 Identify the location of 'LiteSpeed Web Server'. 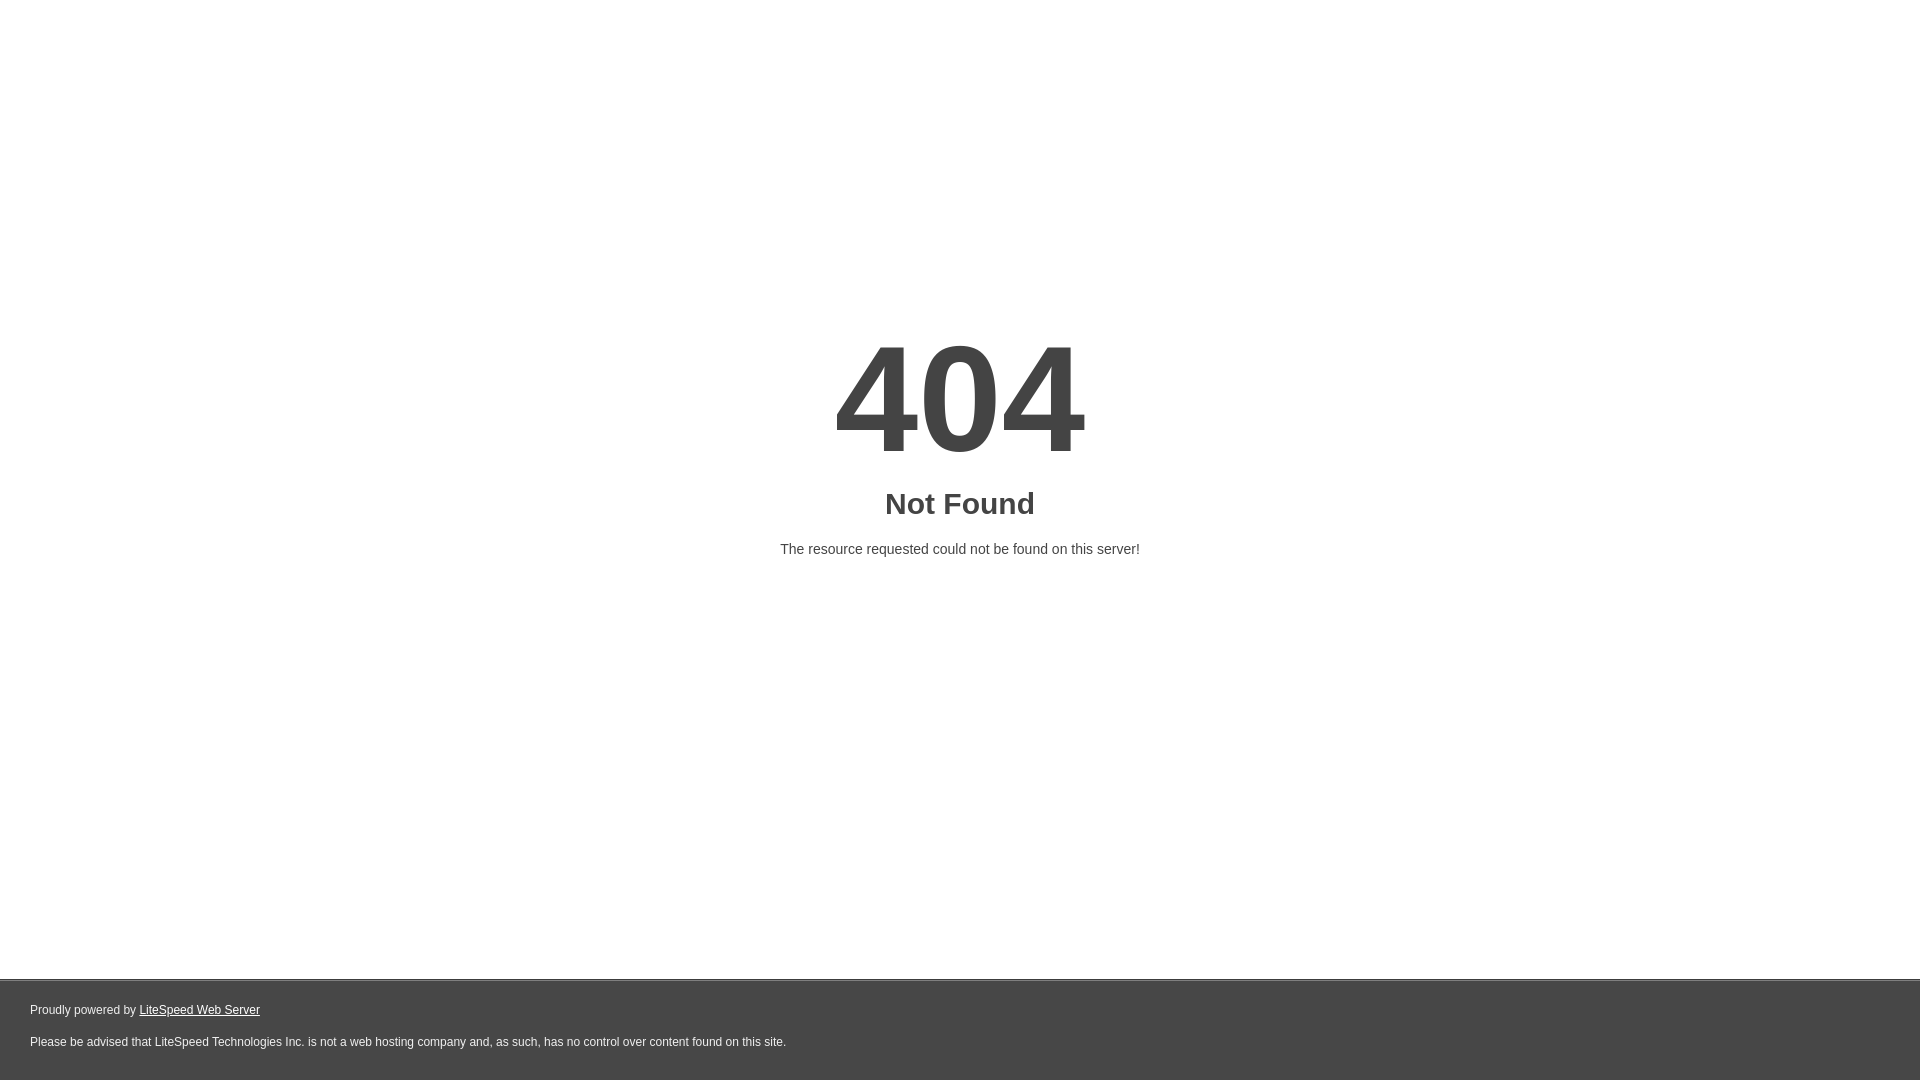
(199, 1010).